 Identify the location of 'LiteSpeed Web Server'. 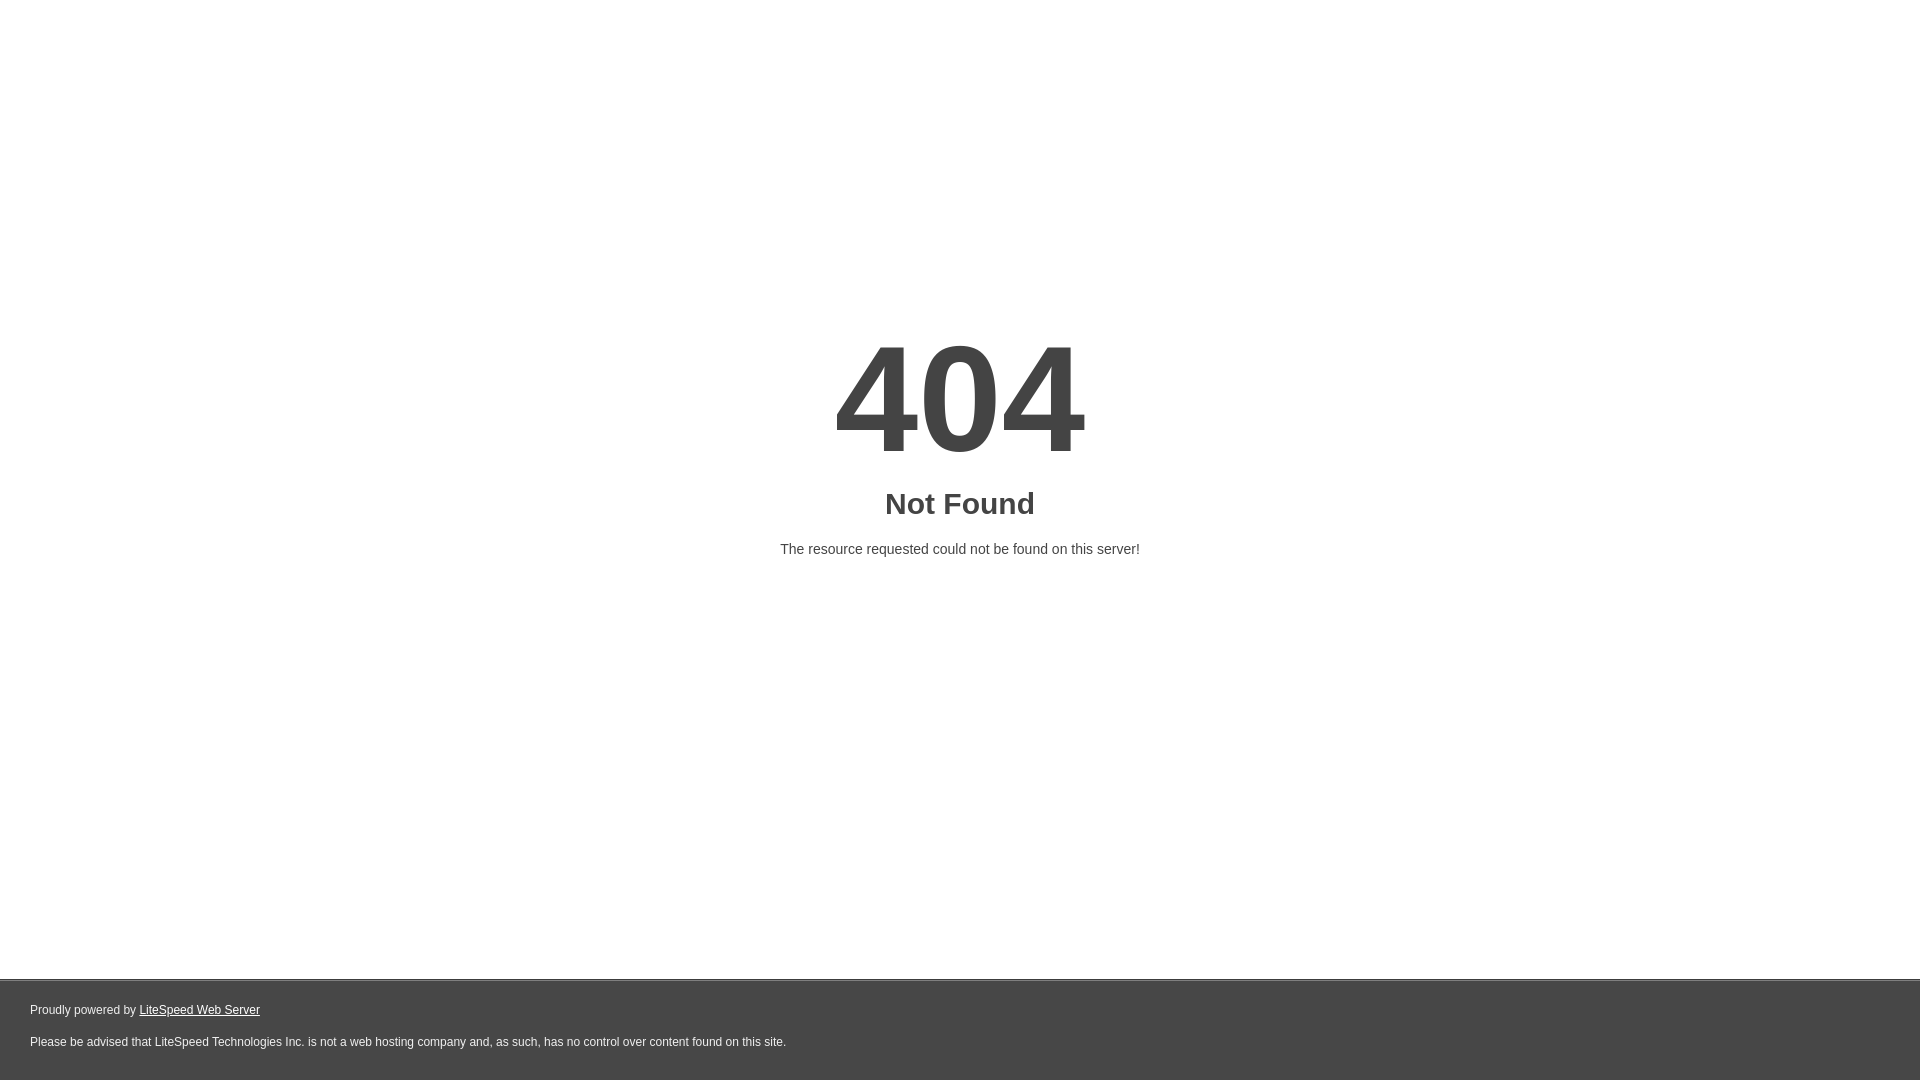
(199, 1010).